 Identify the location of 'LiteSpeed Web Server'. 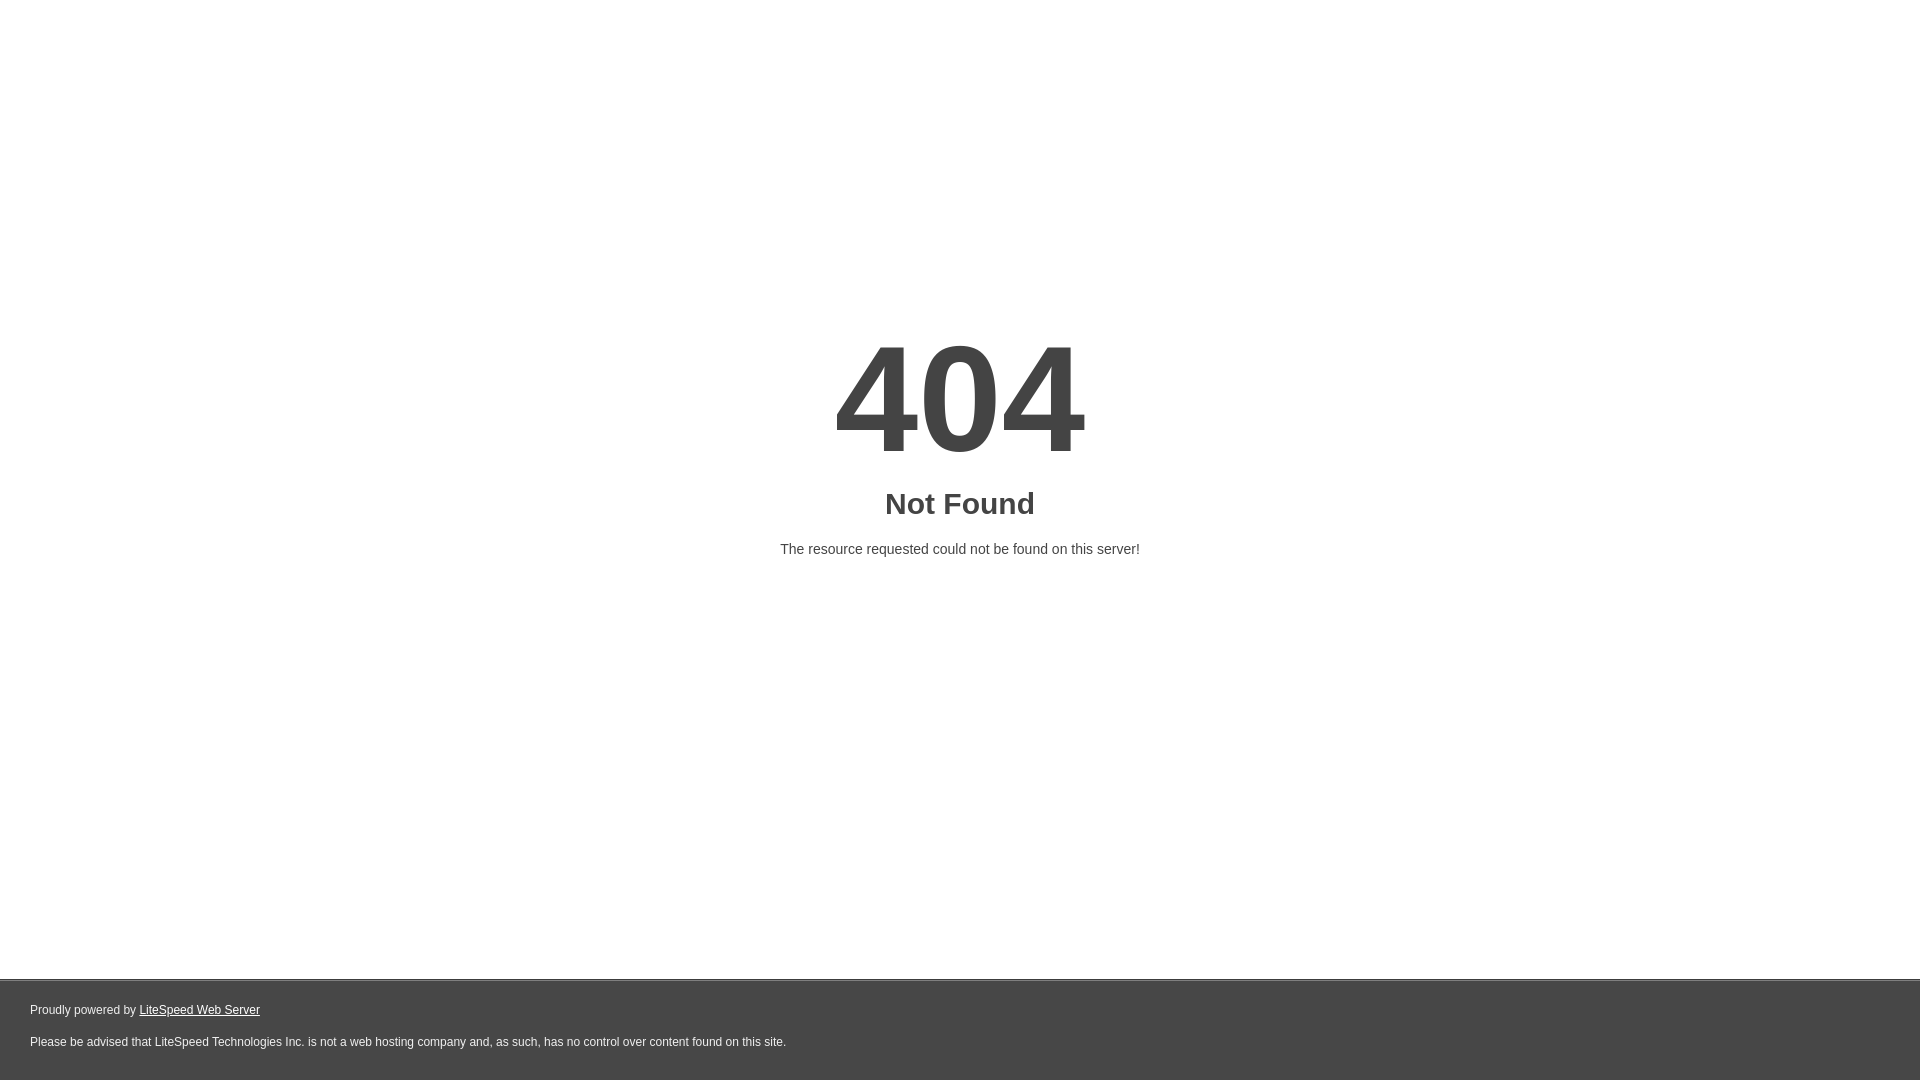
(199, 1010).